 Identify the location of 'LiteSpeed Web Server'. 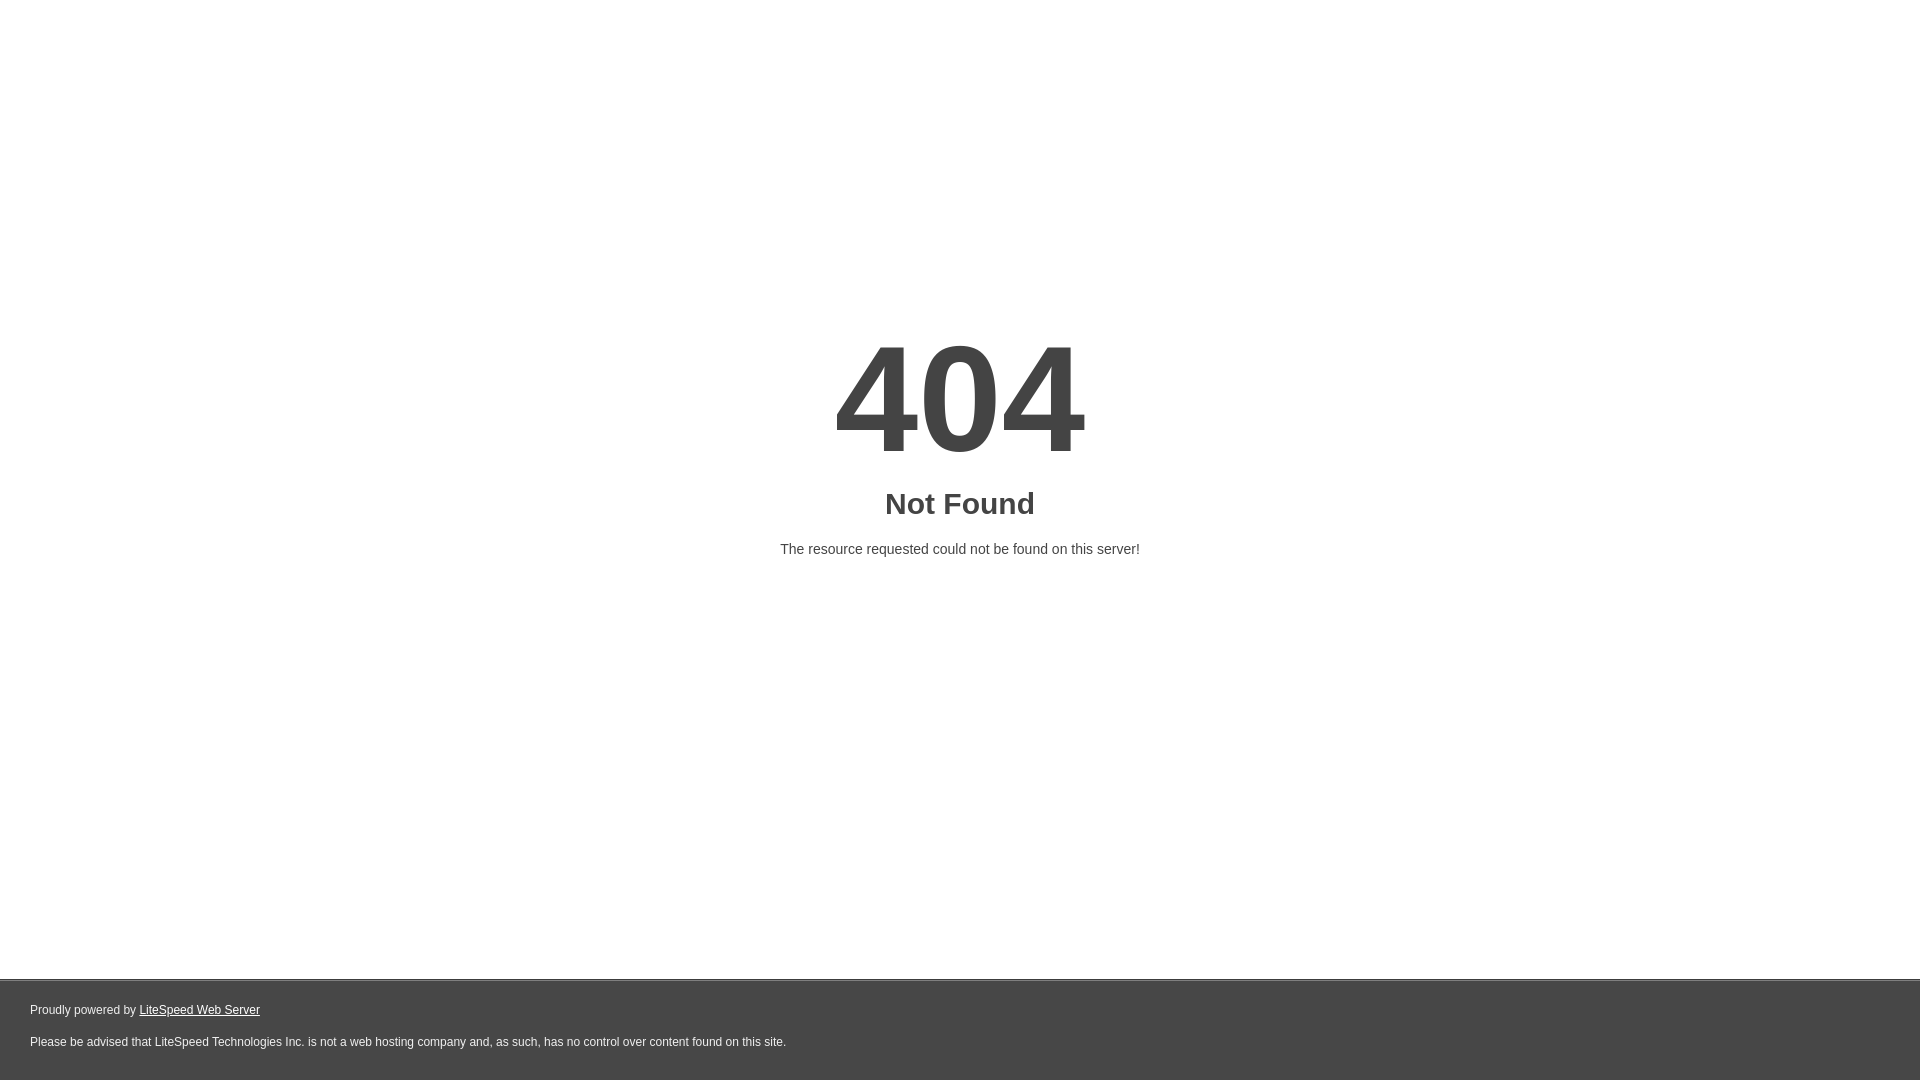
(199, 1010).